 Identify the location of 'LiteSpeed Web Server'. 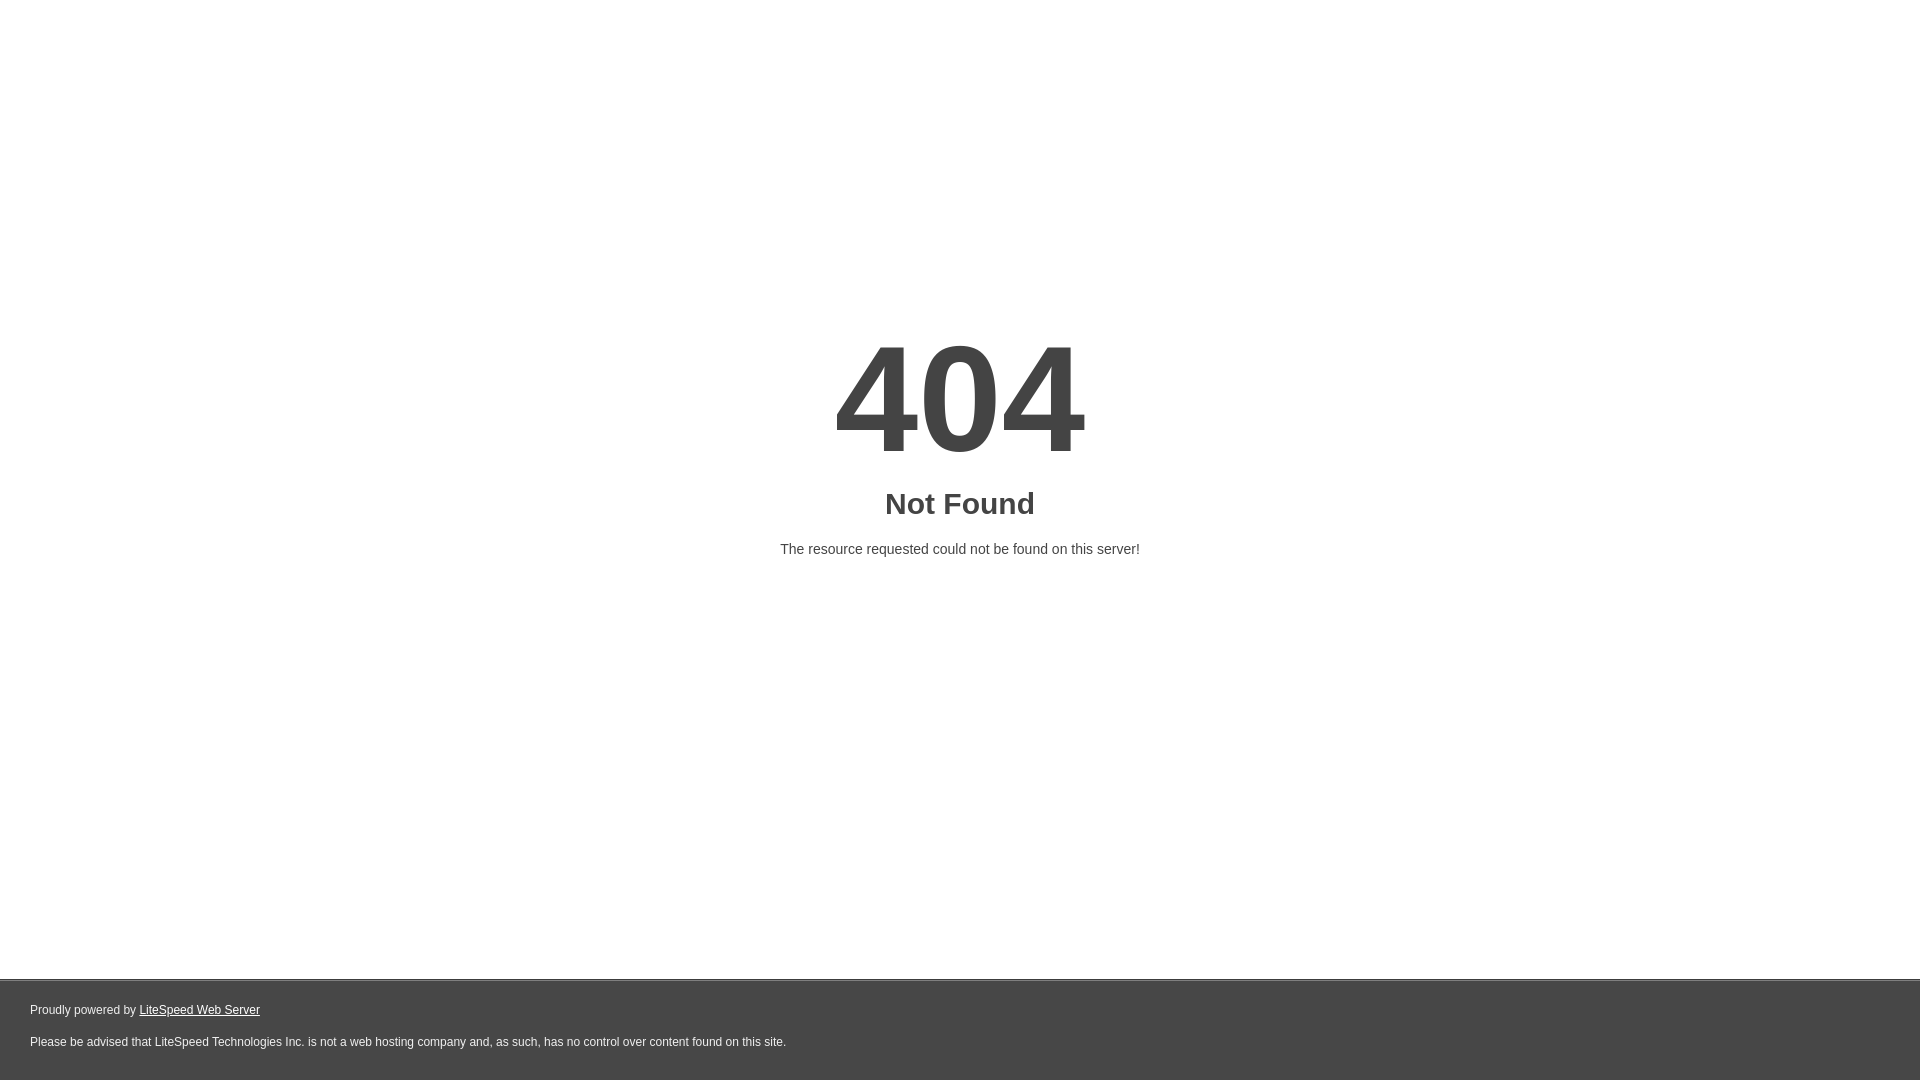
(199, 1010).